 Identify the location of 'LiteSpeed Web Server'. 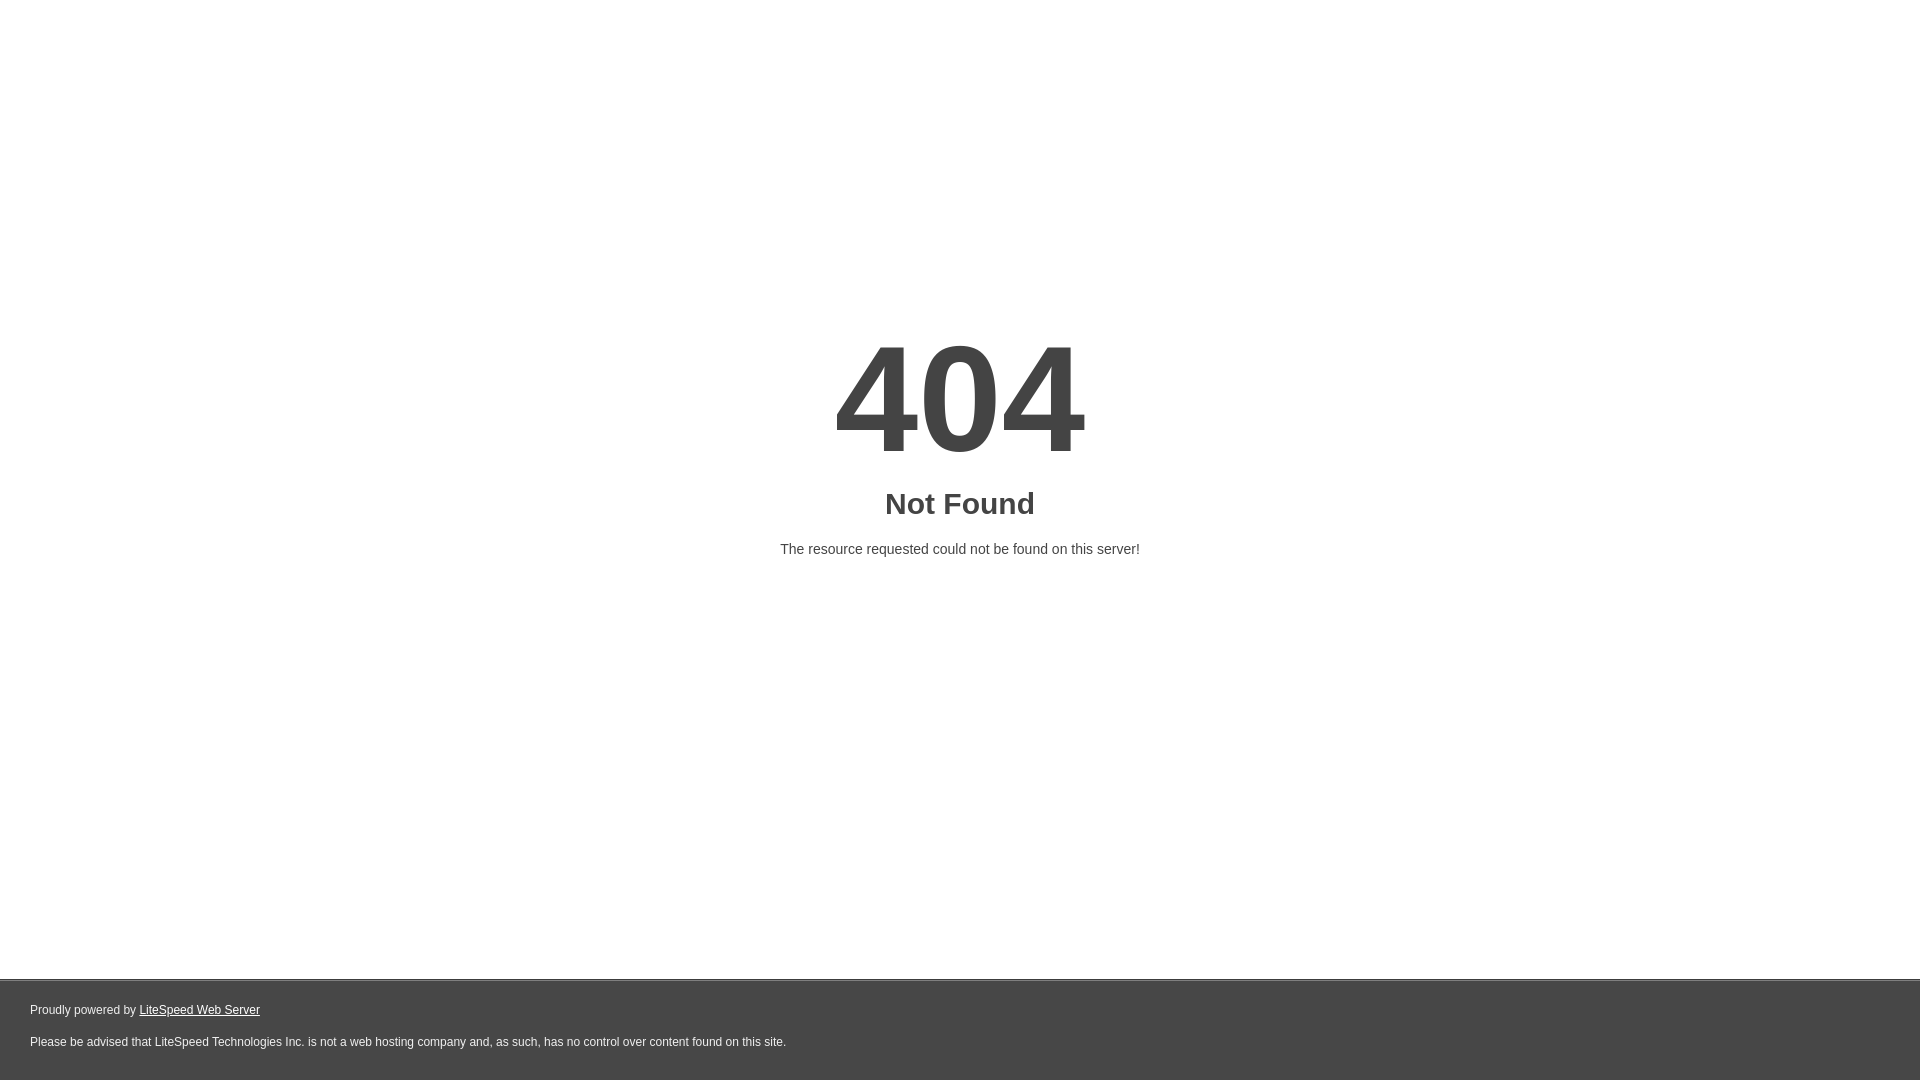
(199, 1010).